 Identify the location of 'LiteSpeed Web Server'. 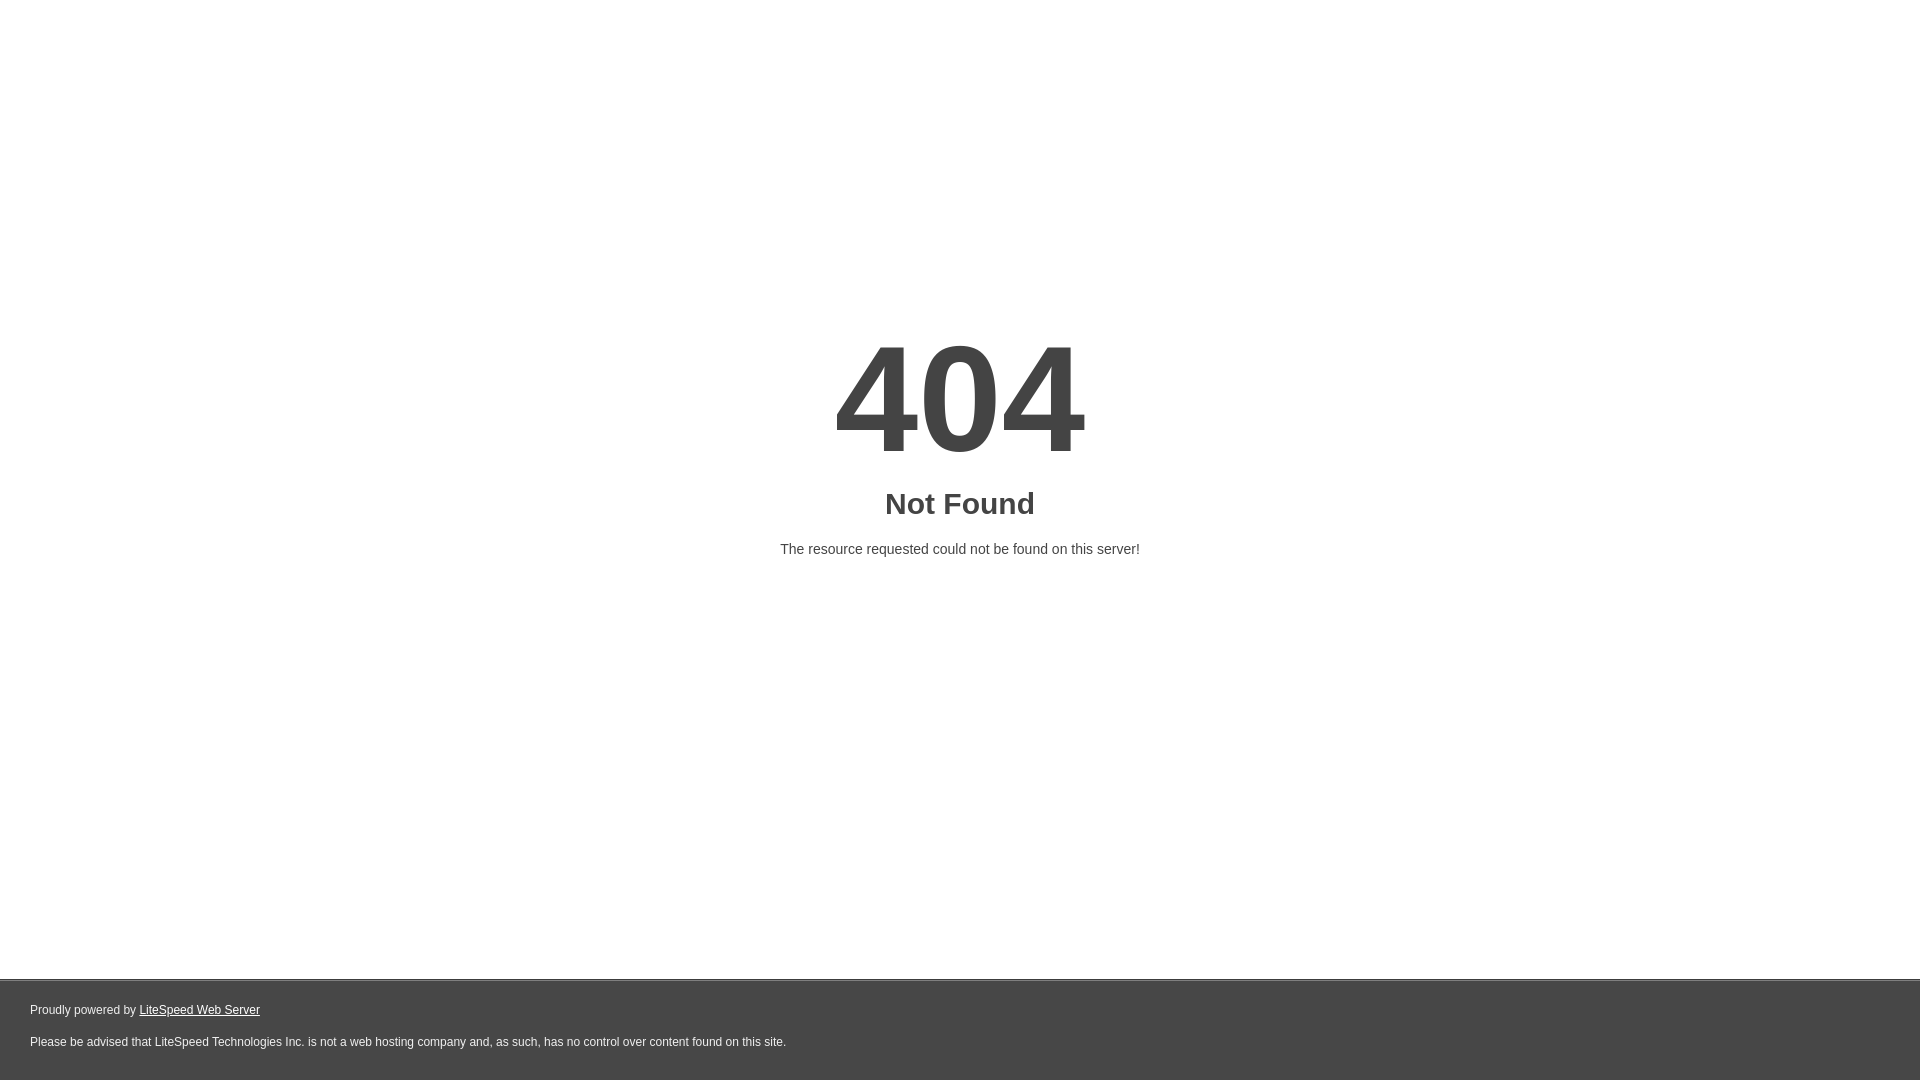
(199, 1010).